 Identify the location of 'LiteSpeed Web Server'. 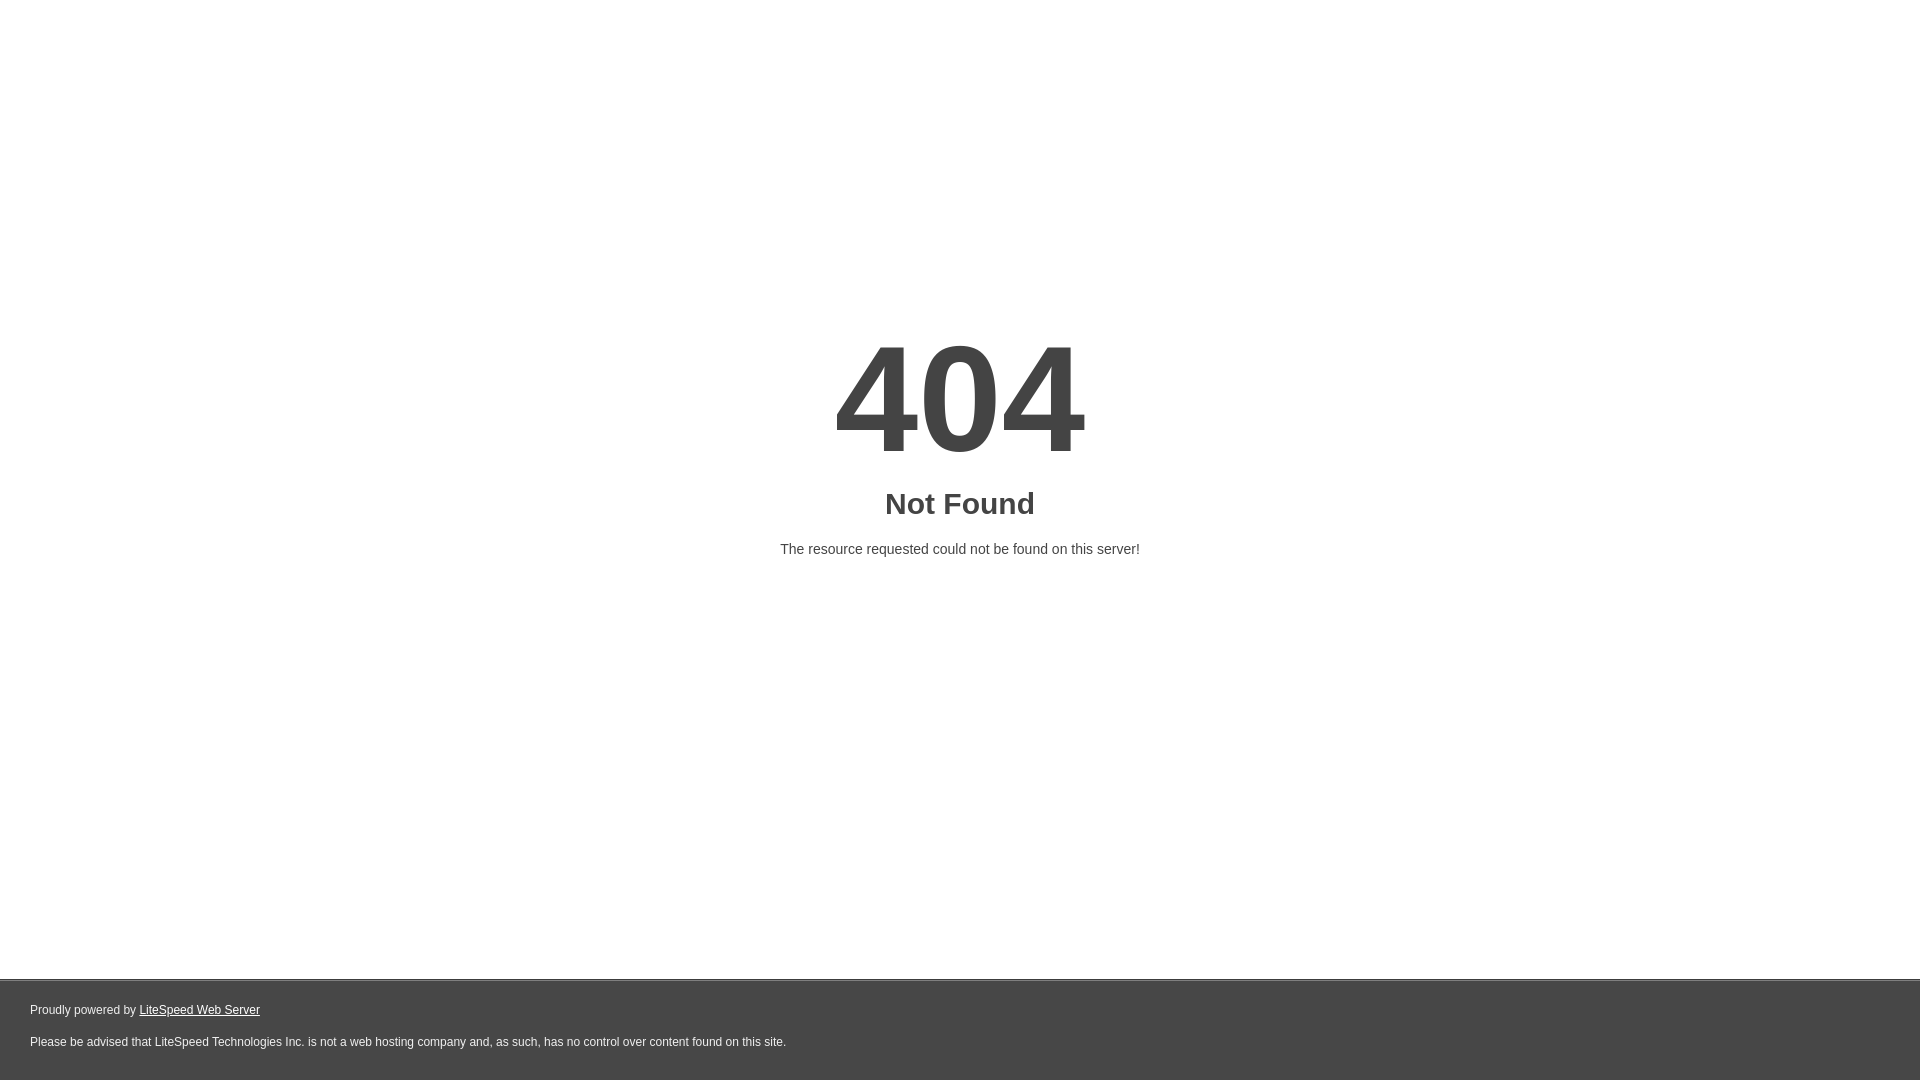
(199, 1010).